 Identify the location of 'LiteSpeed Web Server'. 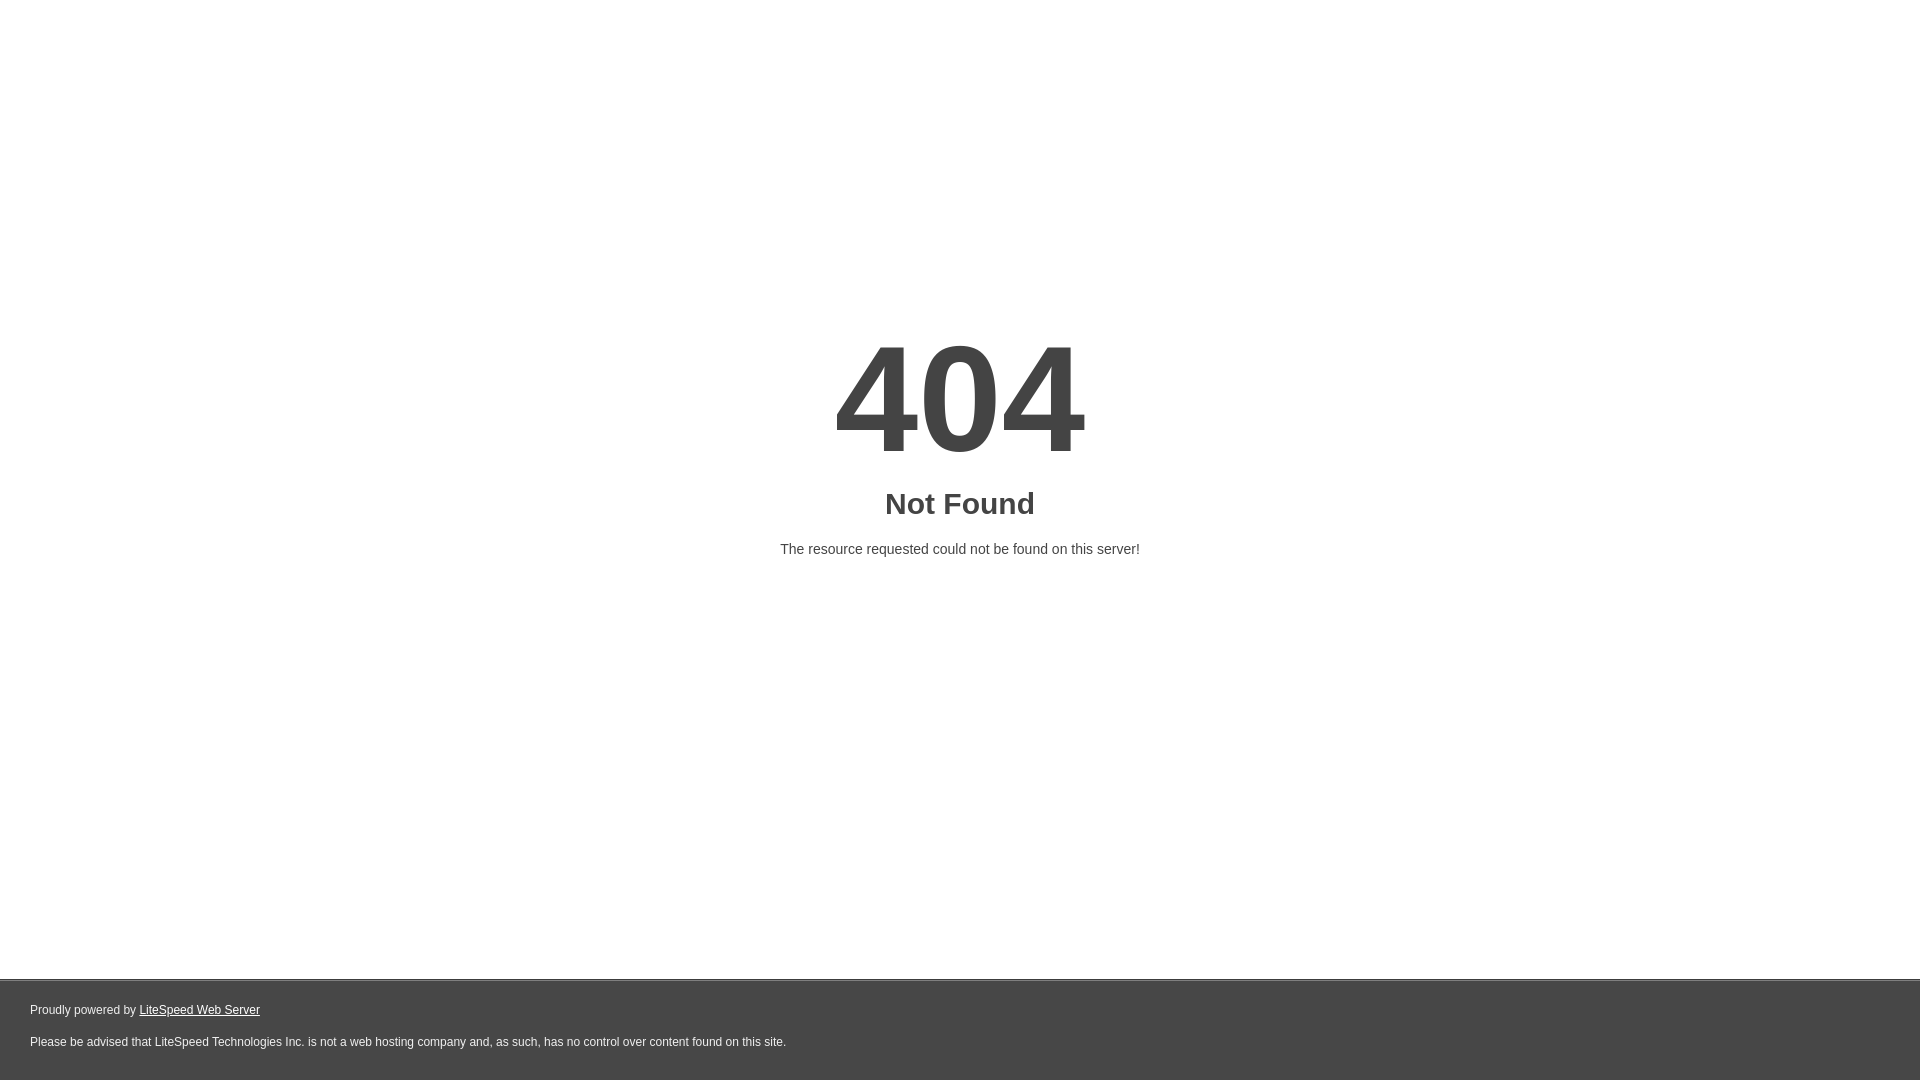
(199, 1010).